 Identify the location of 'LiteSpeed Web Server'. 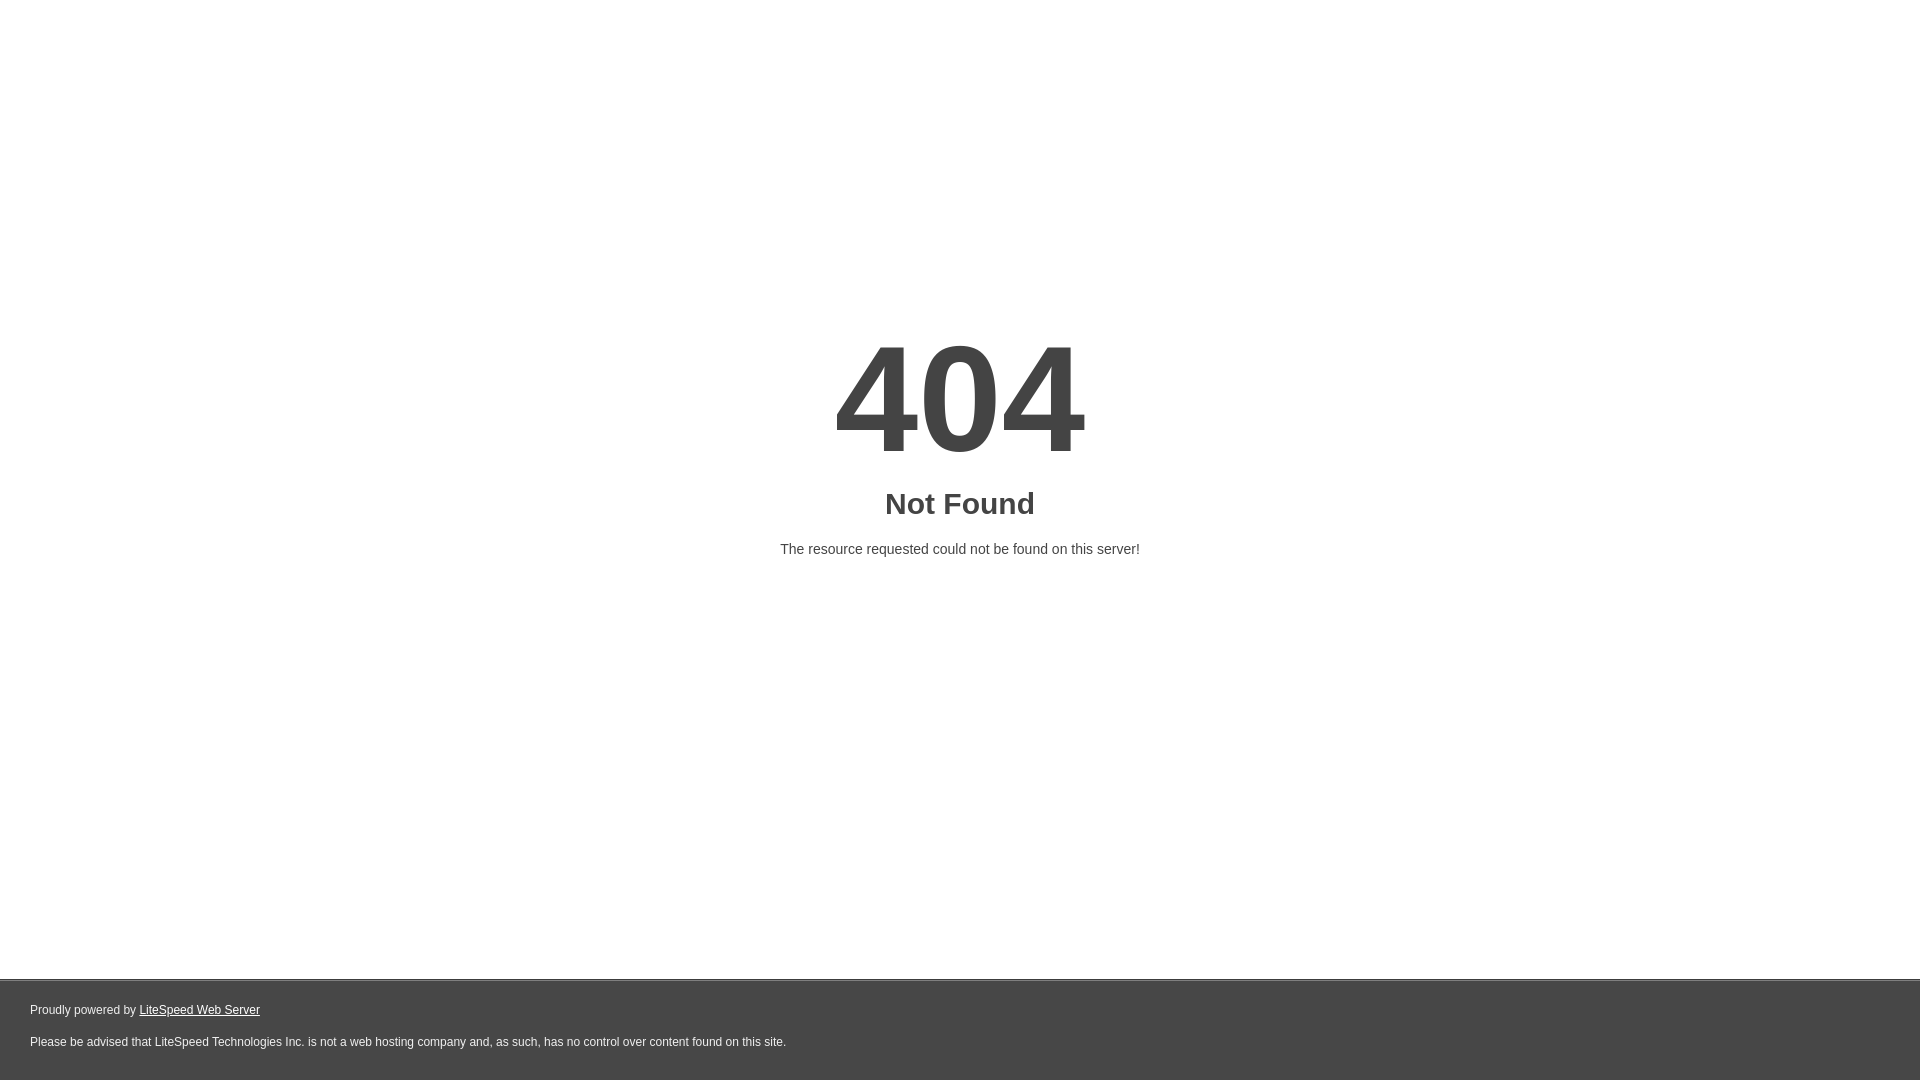
(199, 1010).